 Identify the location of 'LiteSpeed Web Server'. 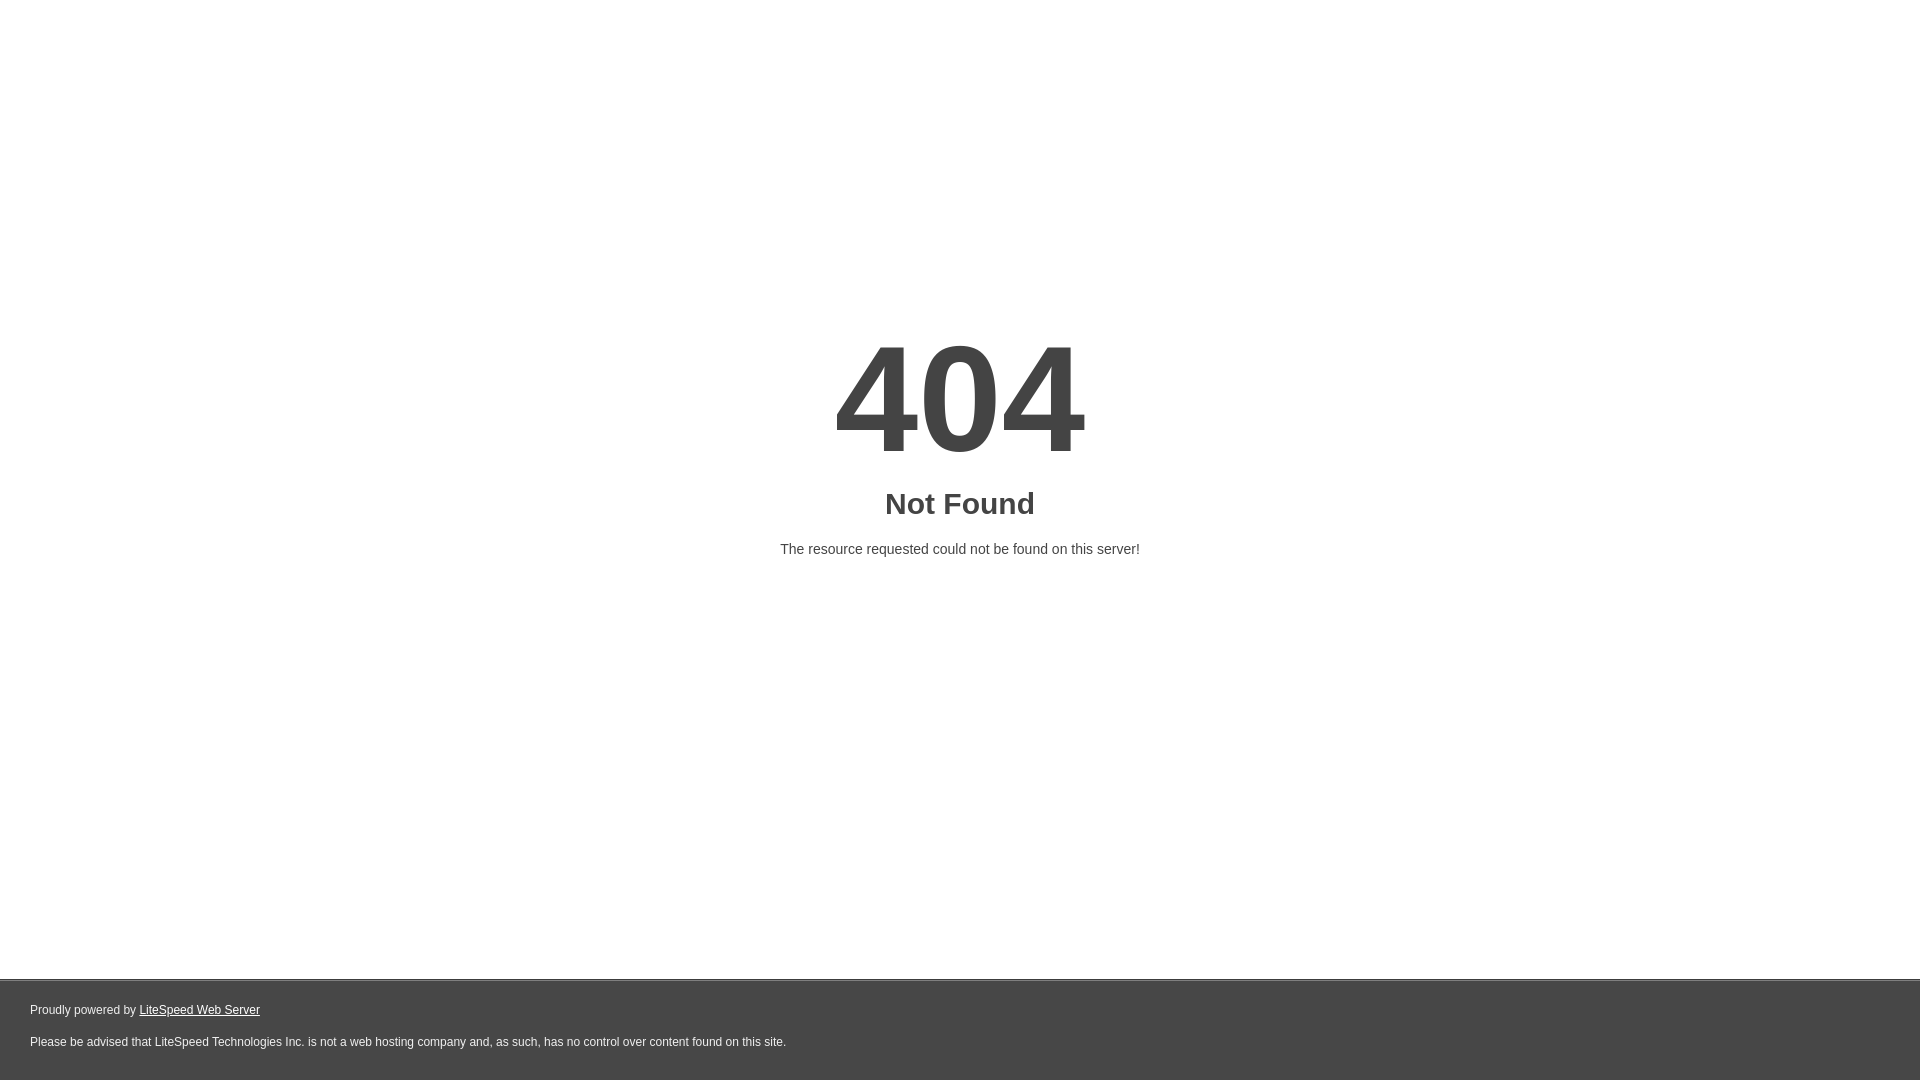
(199, 1010).